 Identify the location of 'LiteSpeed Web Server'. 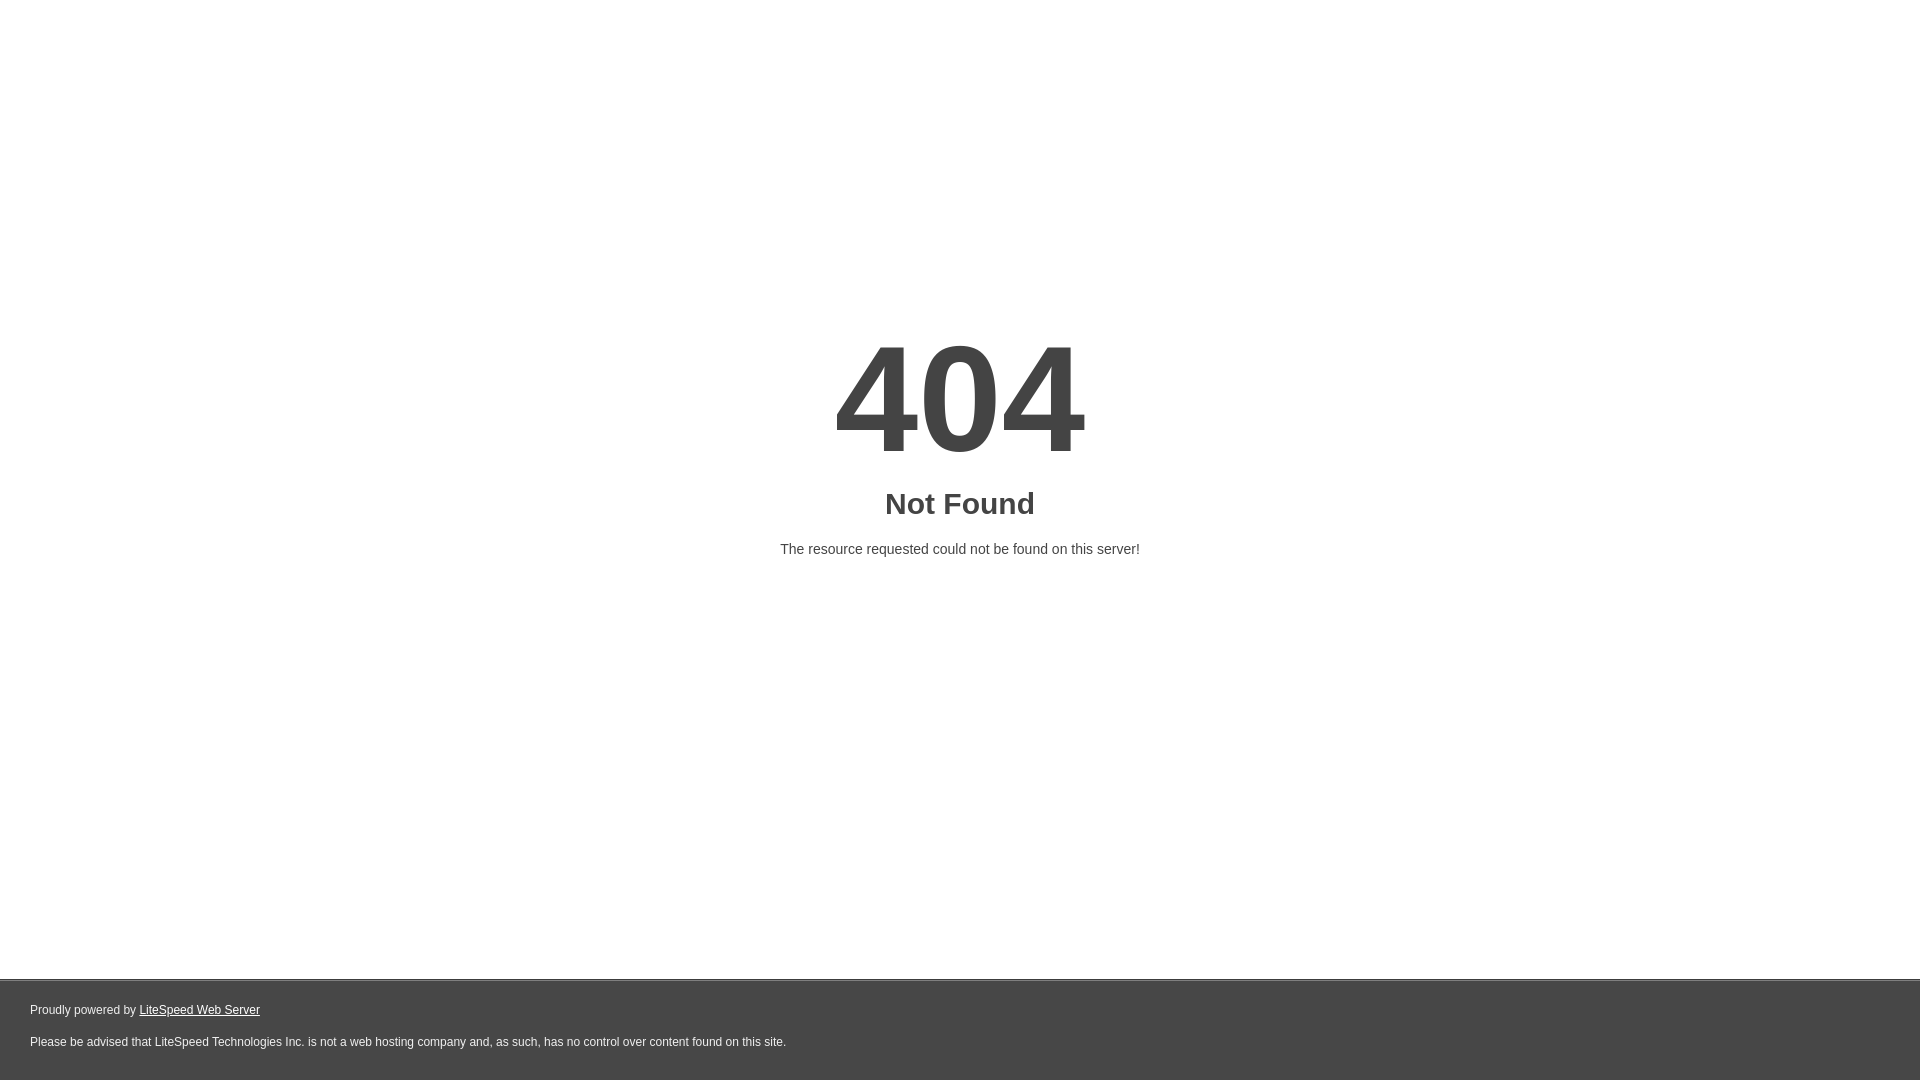
(199, 1010).